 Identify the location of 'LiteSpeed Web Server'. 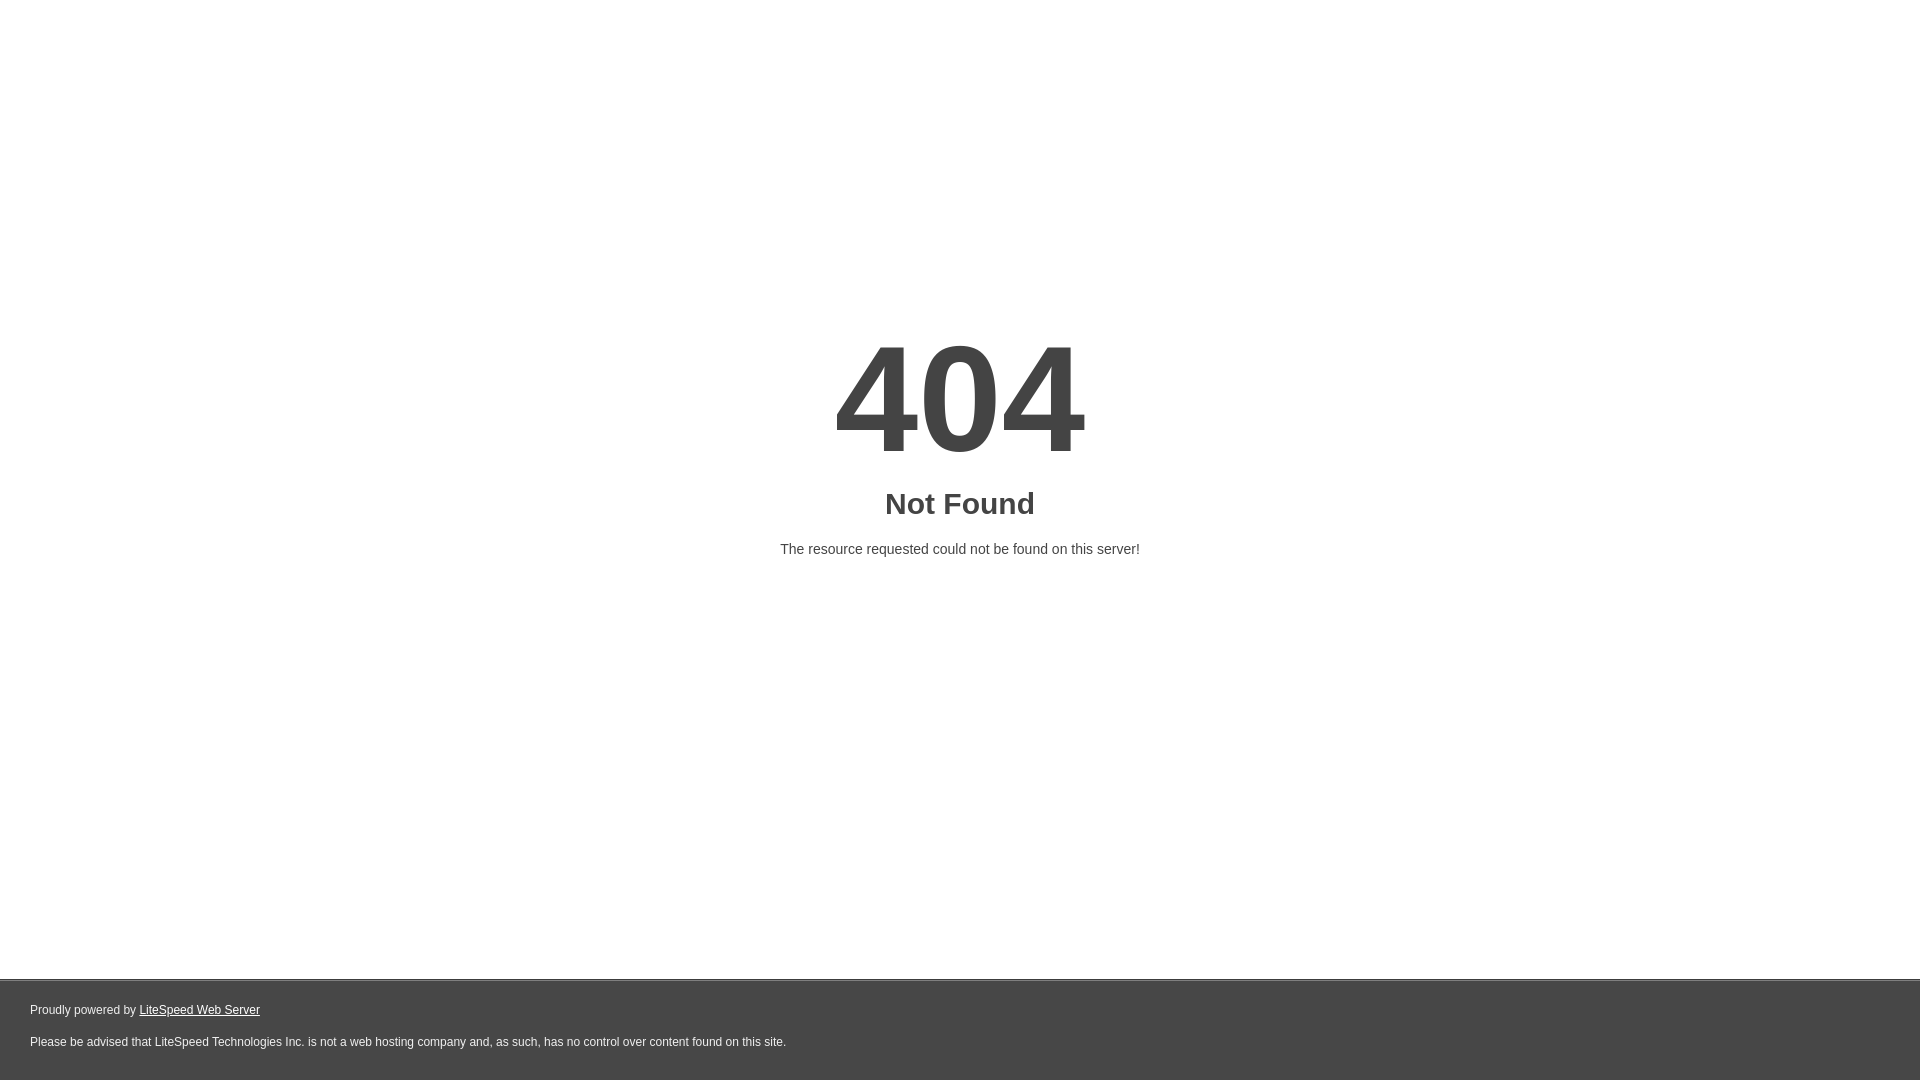
(199, 1010).